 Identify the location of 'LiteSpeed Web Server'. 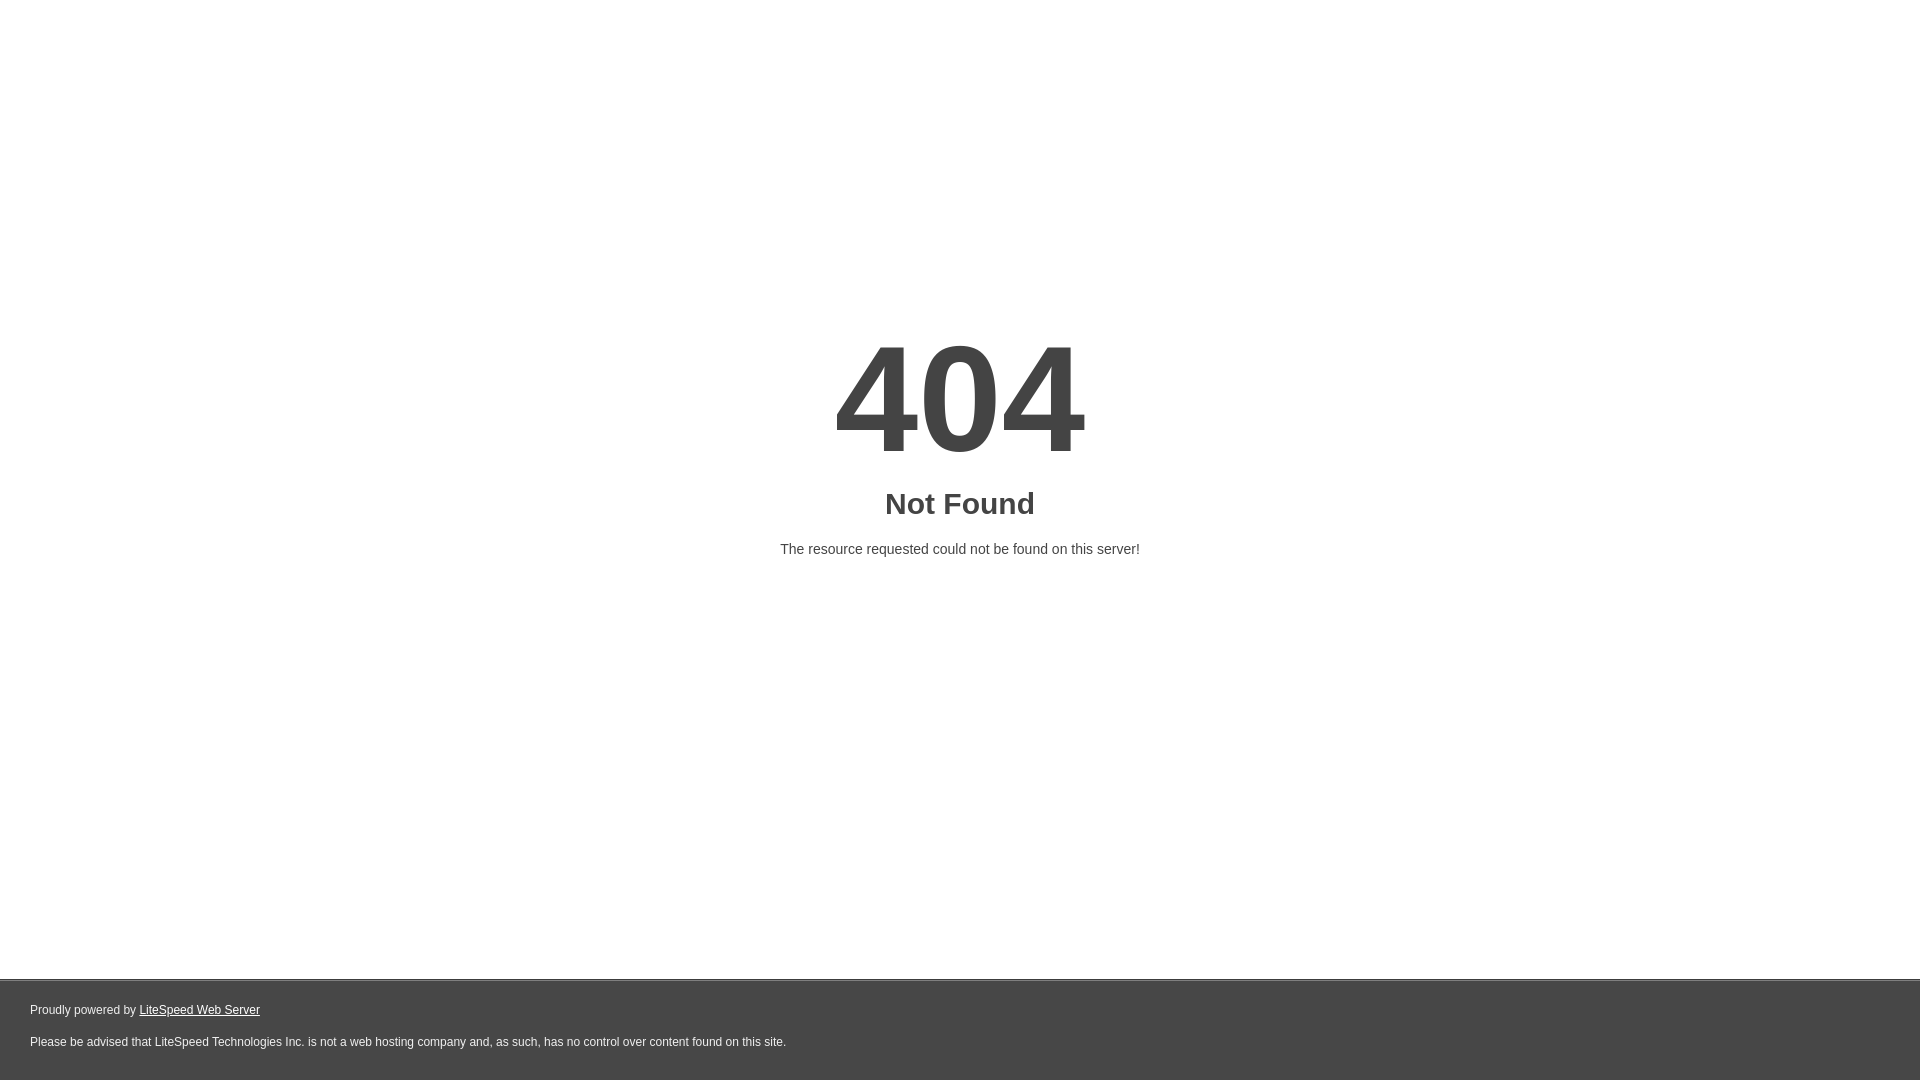
(199, 1010).